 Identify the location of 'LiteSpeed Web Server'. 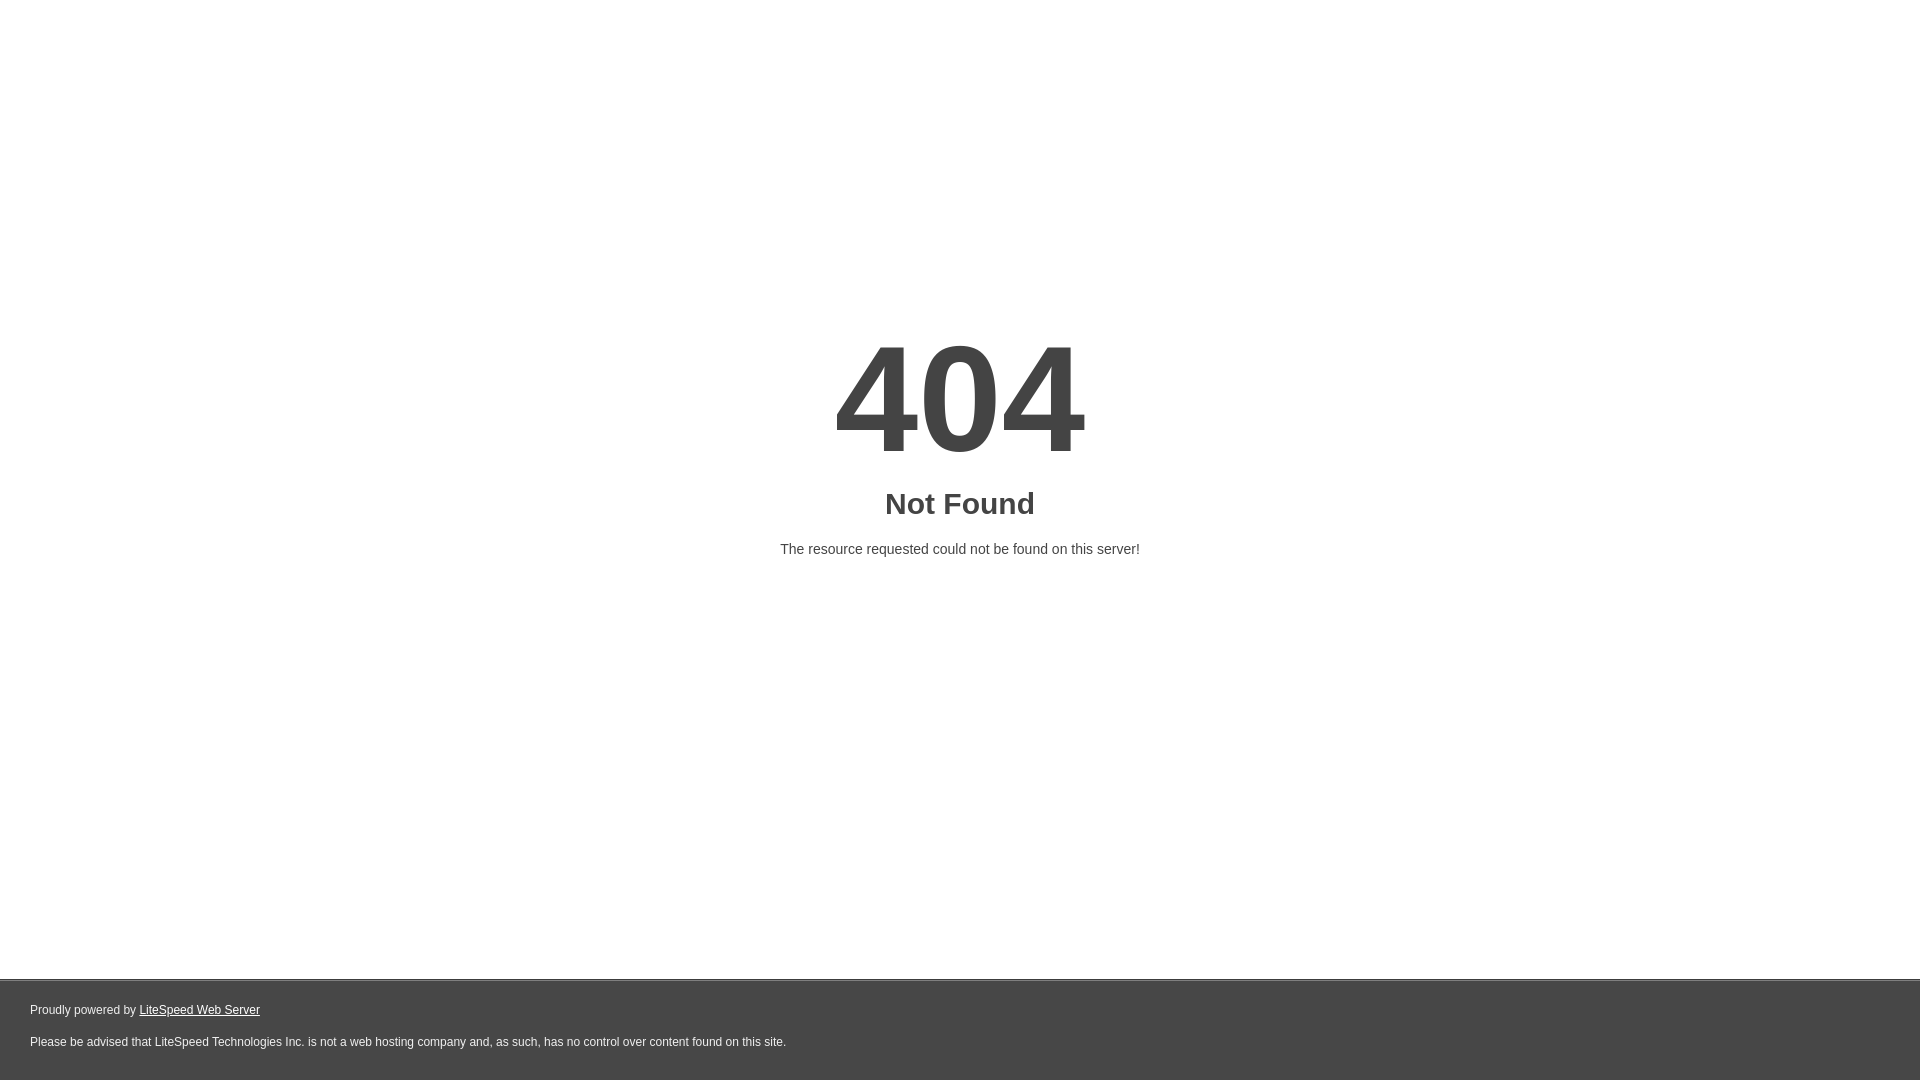
(199, 1010).